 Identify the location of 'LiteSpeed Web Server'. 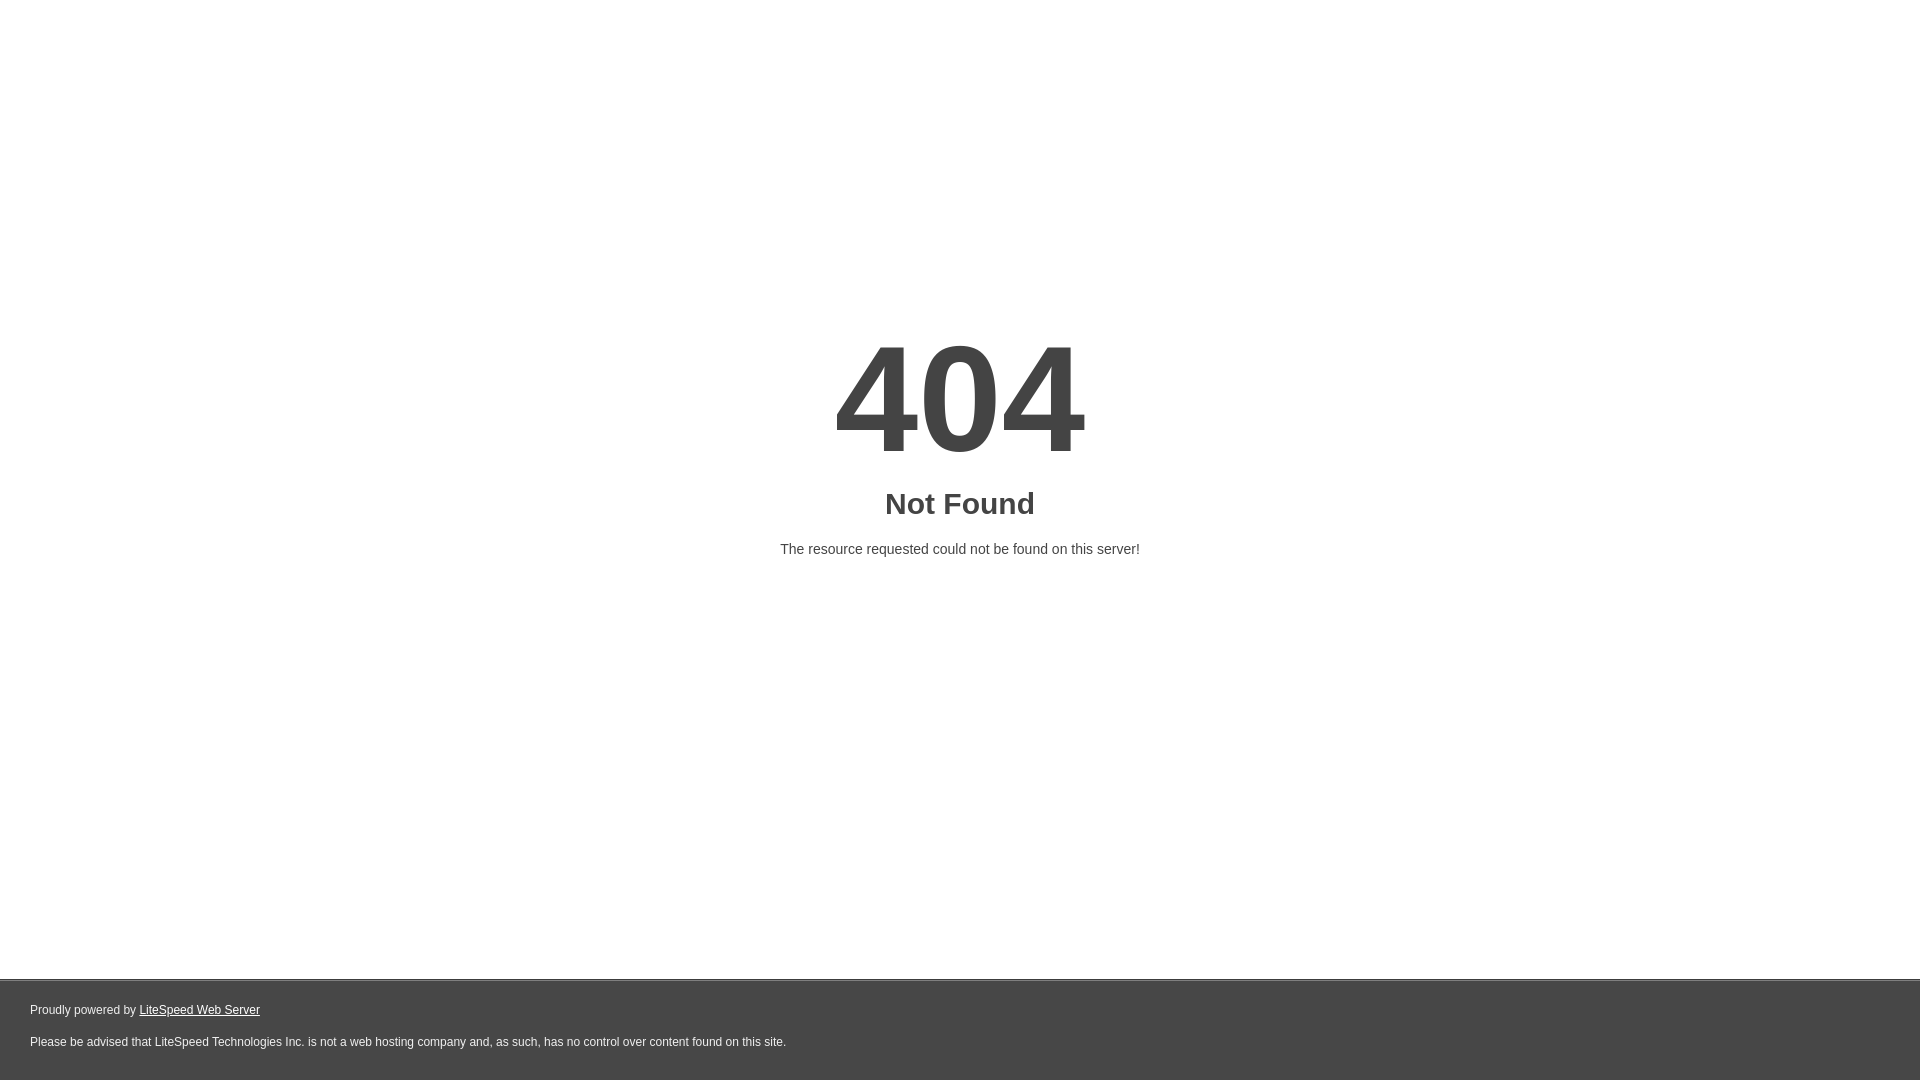
(199, 1010).